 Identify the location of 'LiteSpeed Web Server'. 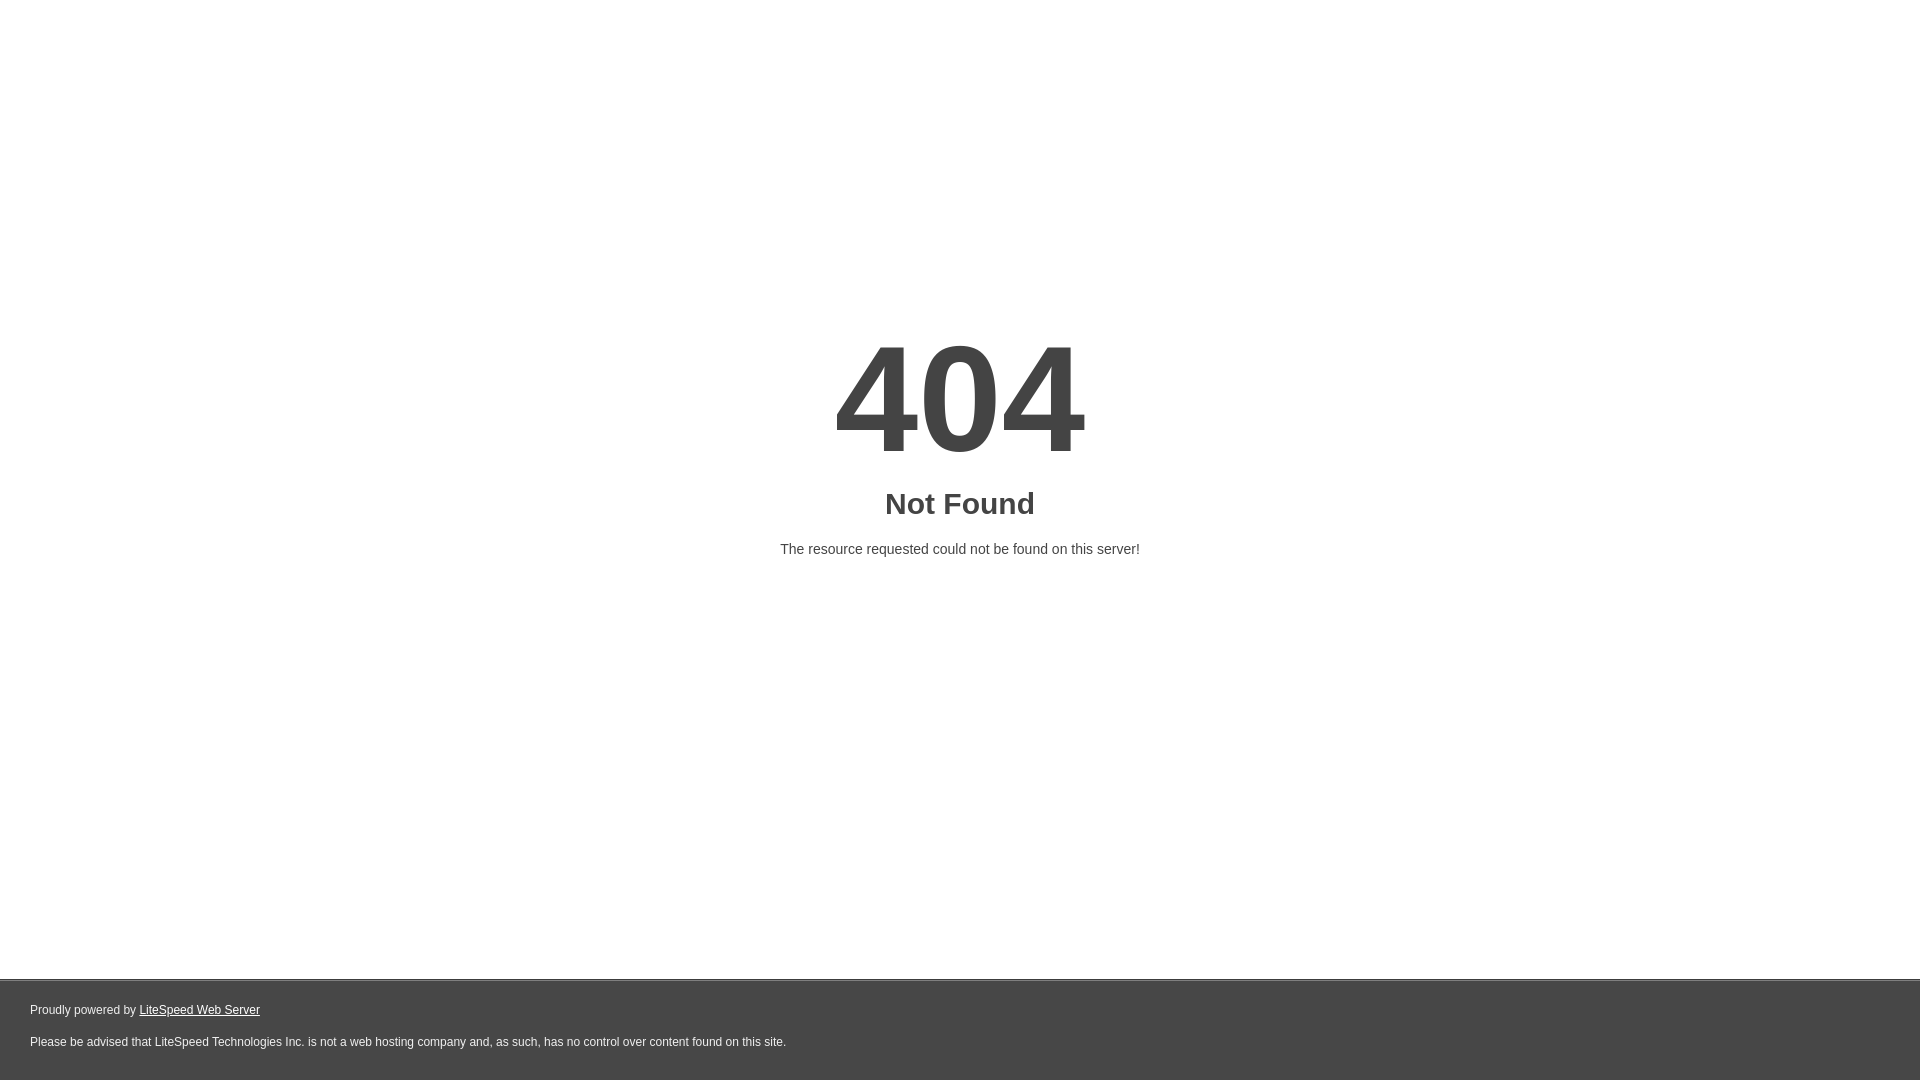
(199, 1010).